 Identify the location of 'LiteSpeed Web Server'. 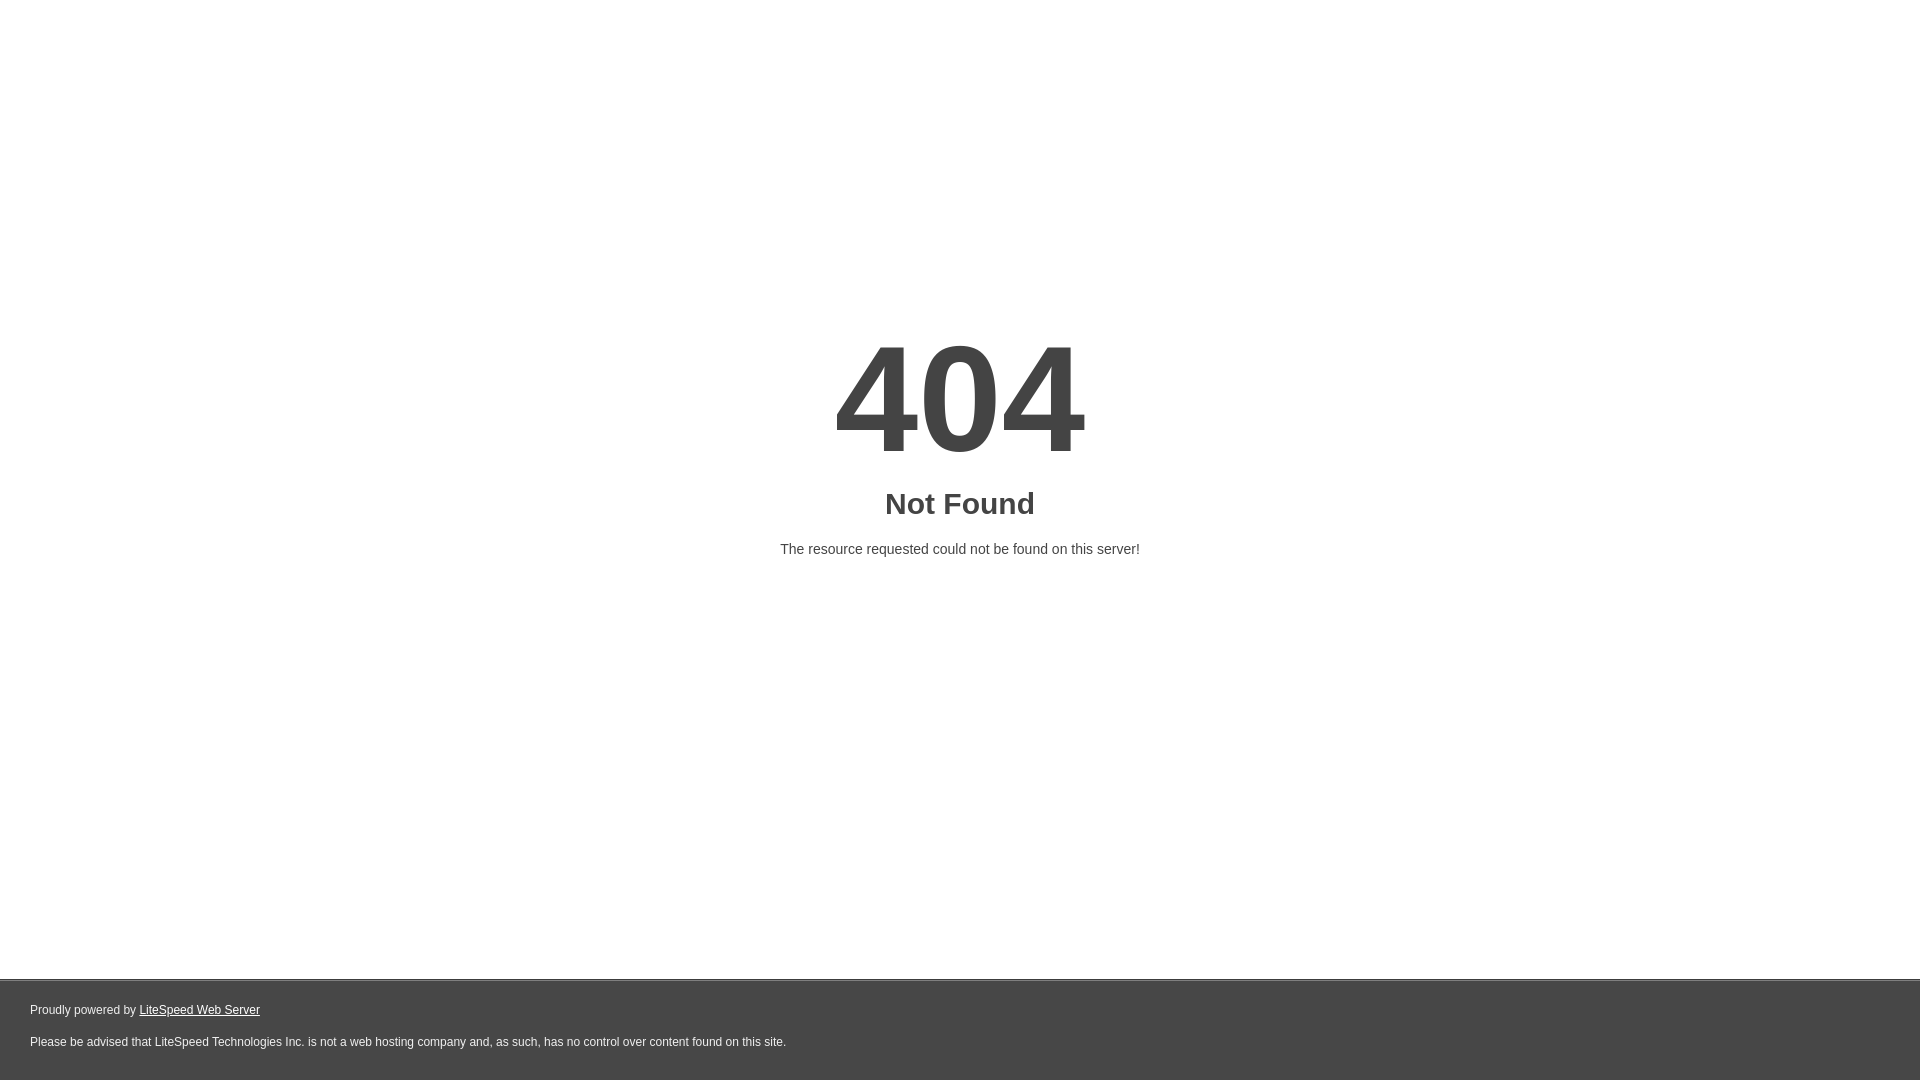
(199, 1010).